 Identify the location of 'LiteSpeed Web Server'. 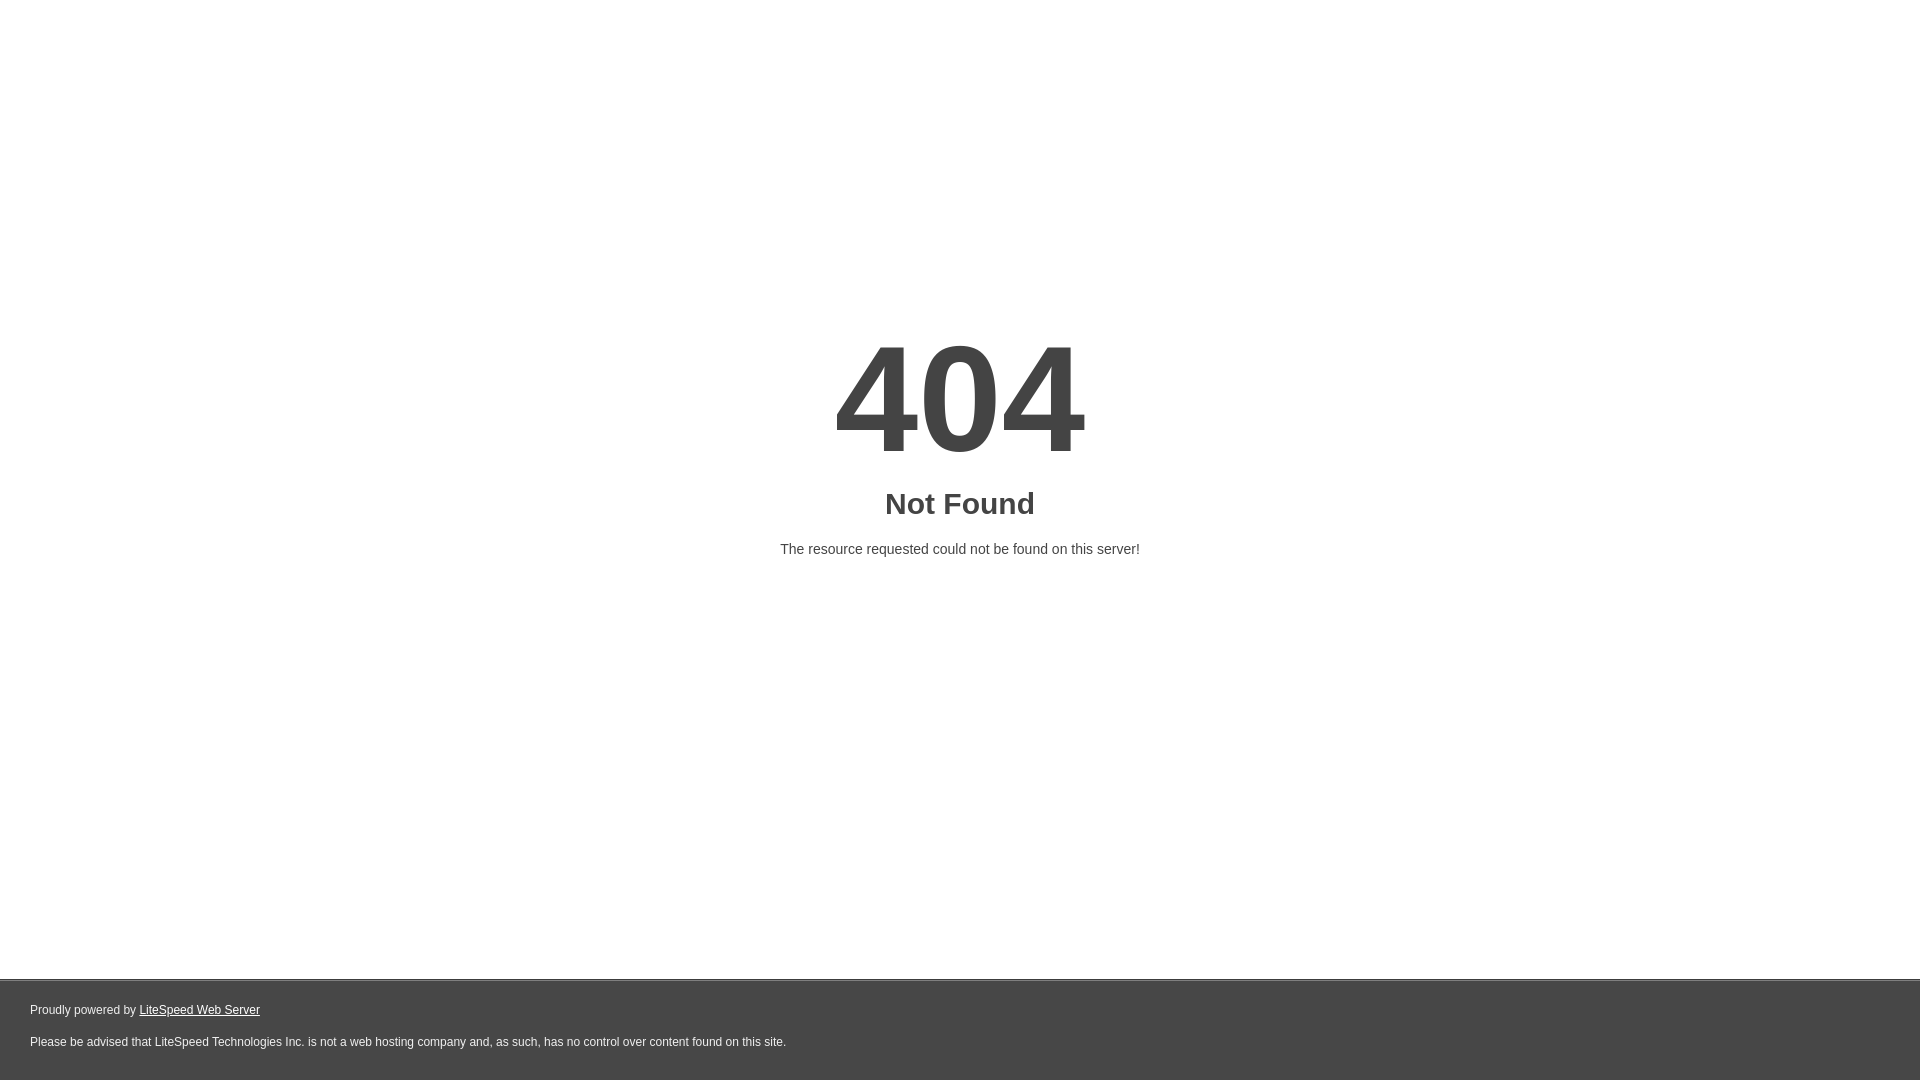
(199, 1010).